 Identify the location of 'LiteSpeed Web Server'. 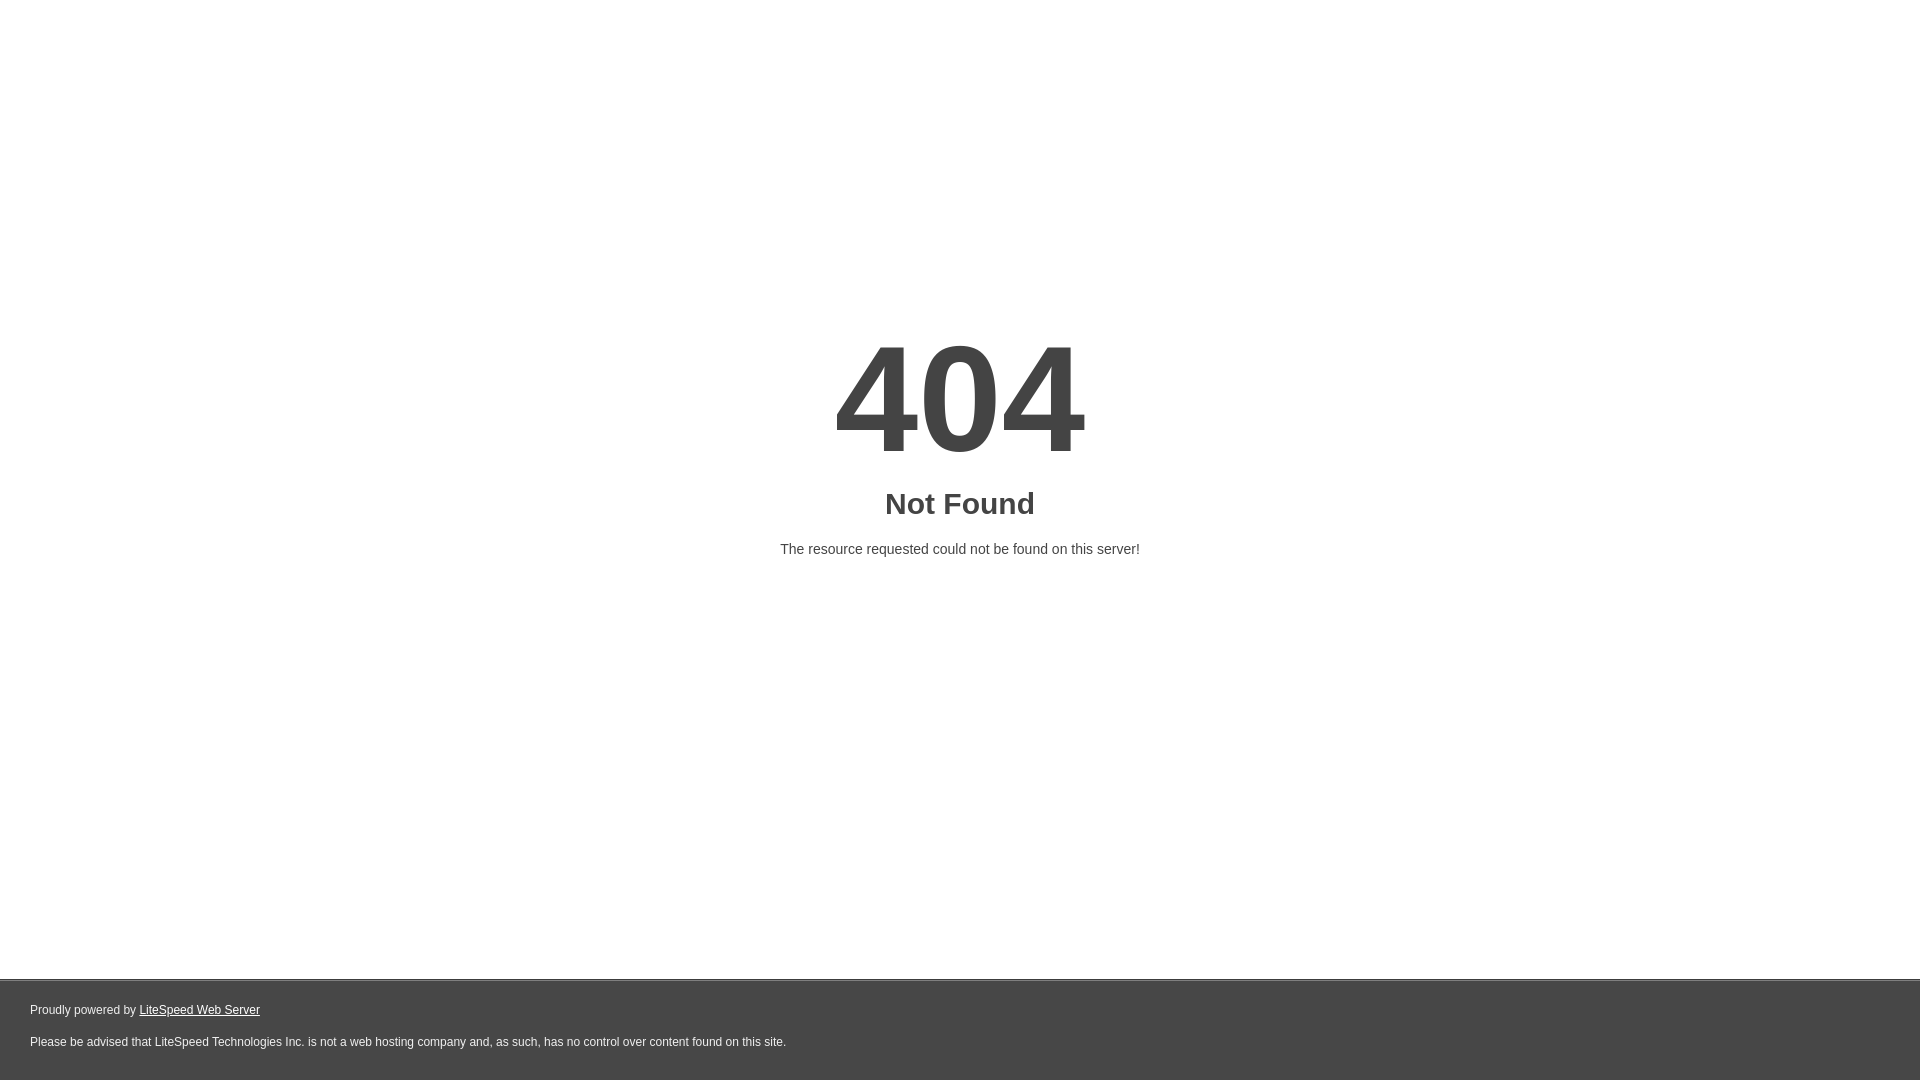
(199, 1010).